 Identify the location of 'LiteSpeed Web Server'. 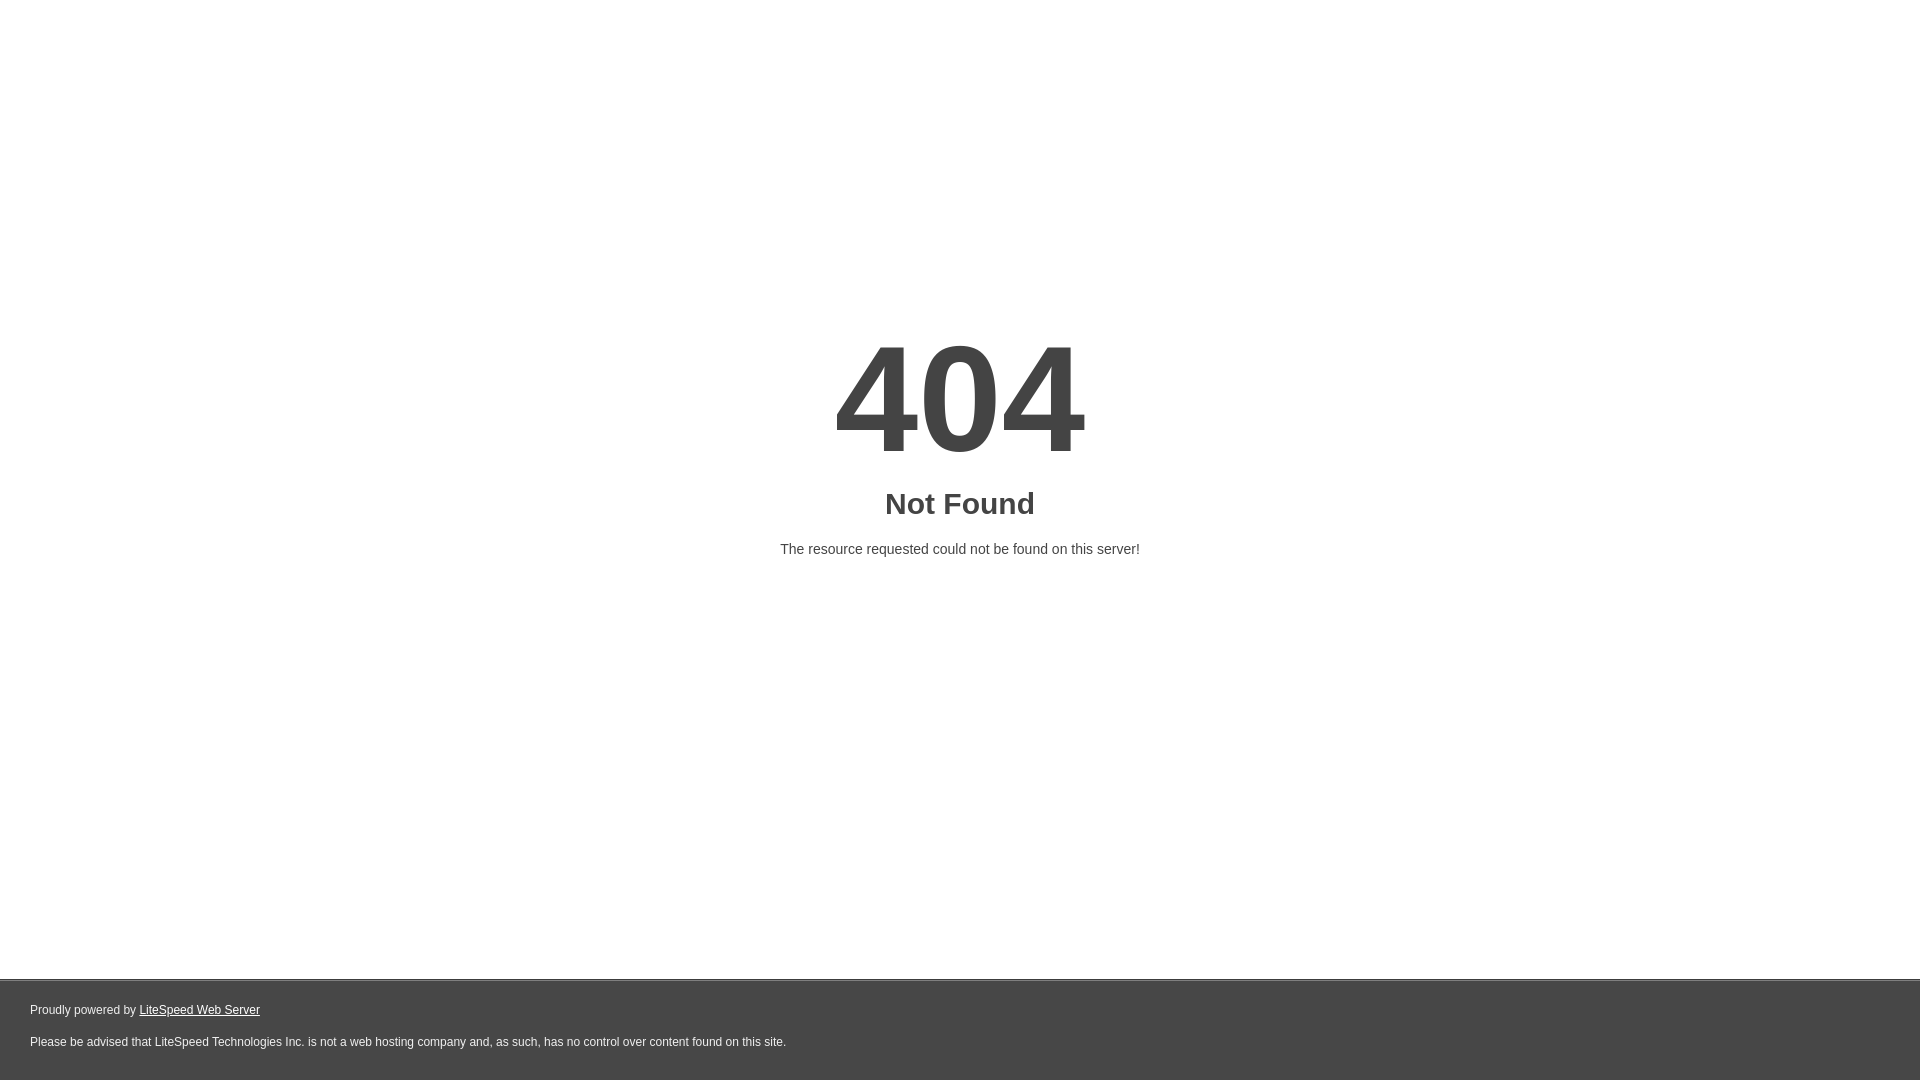
(199, 1010).